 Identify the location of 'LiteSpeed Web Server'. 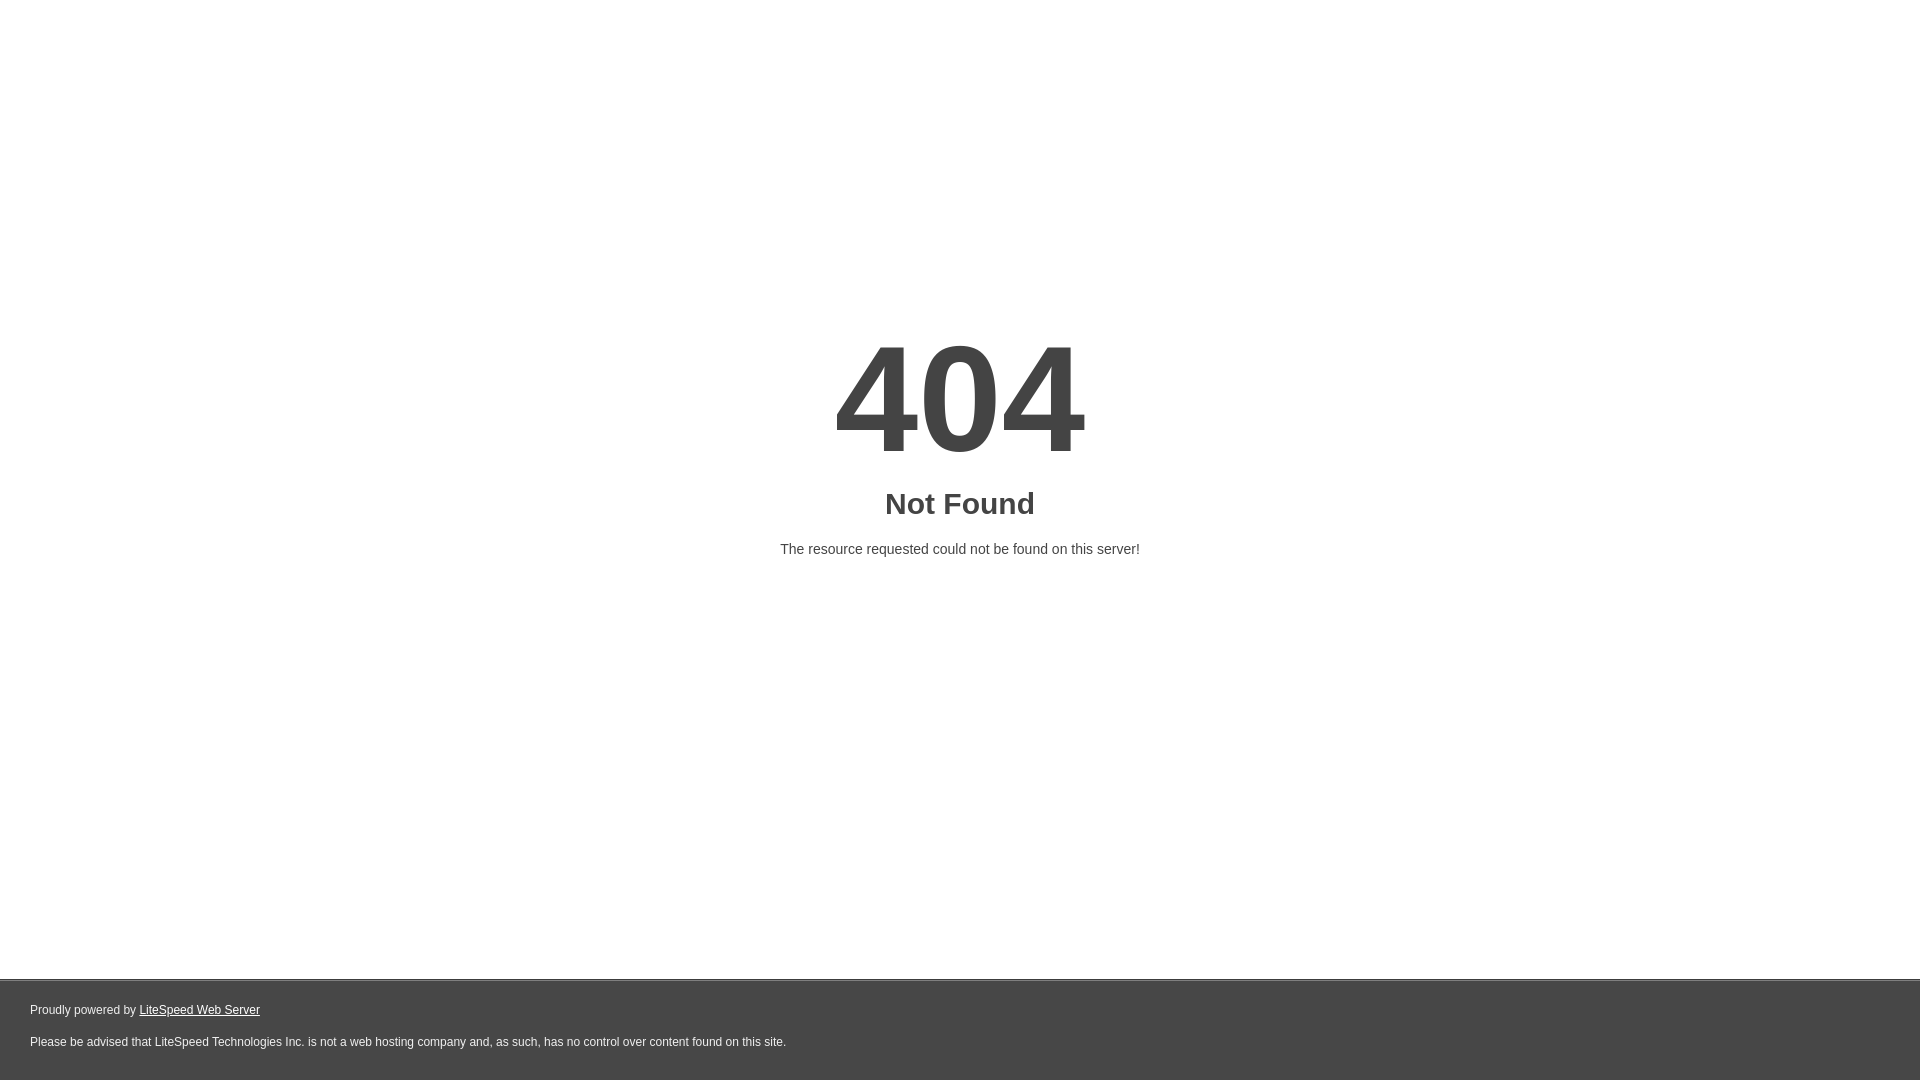
(199, 1010).